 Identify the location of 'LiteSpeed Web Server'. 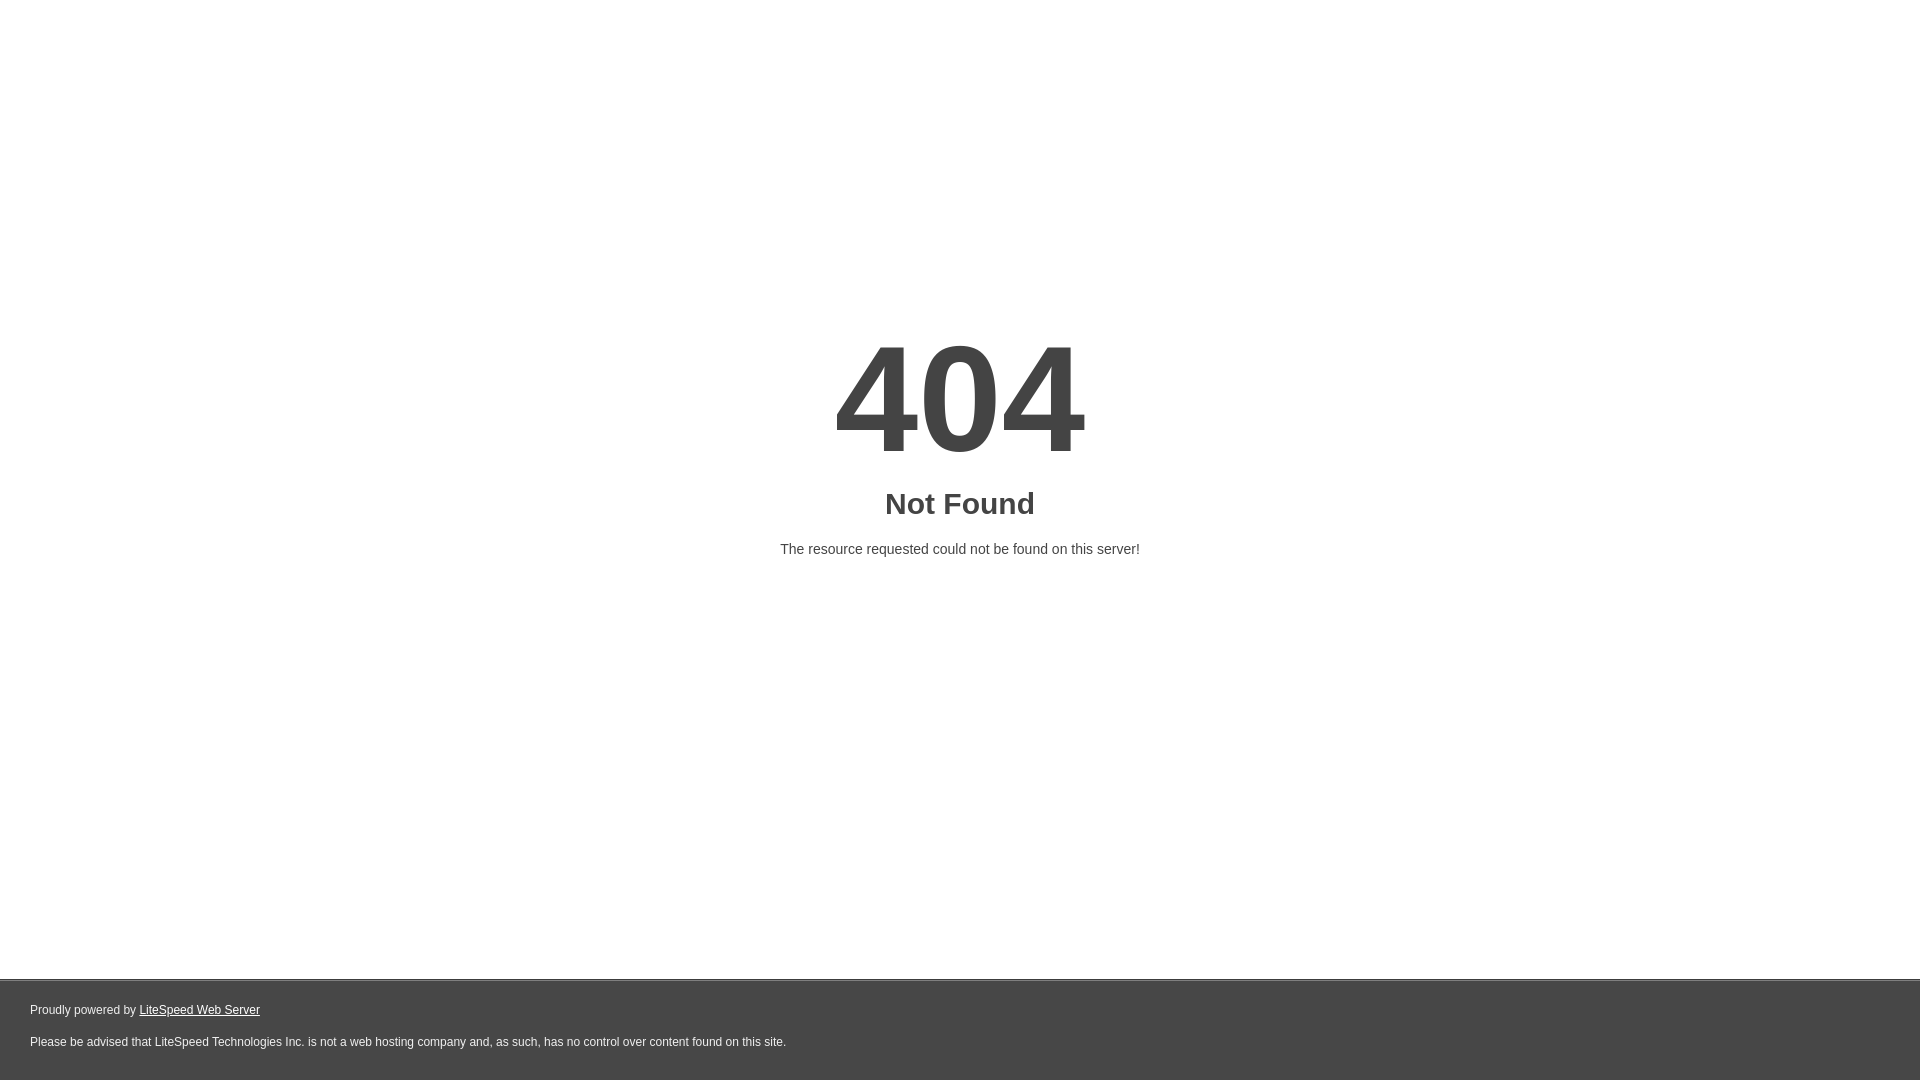
(199, 1010).